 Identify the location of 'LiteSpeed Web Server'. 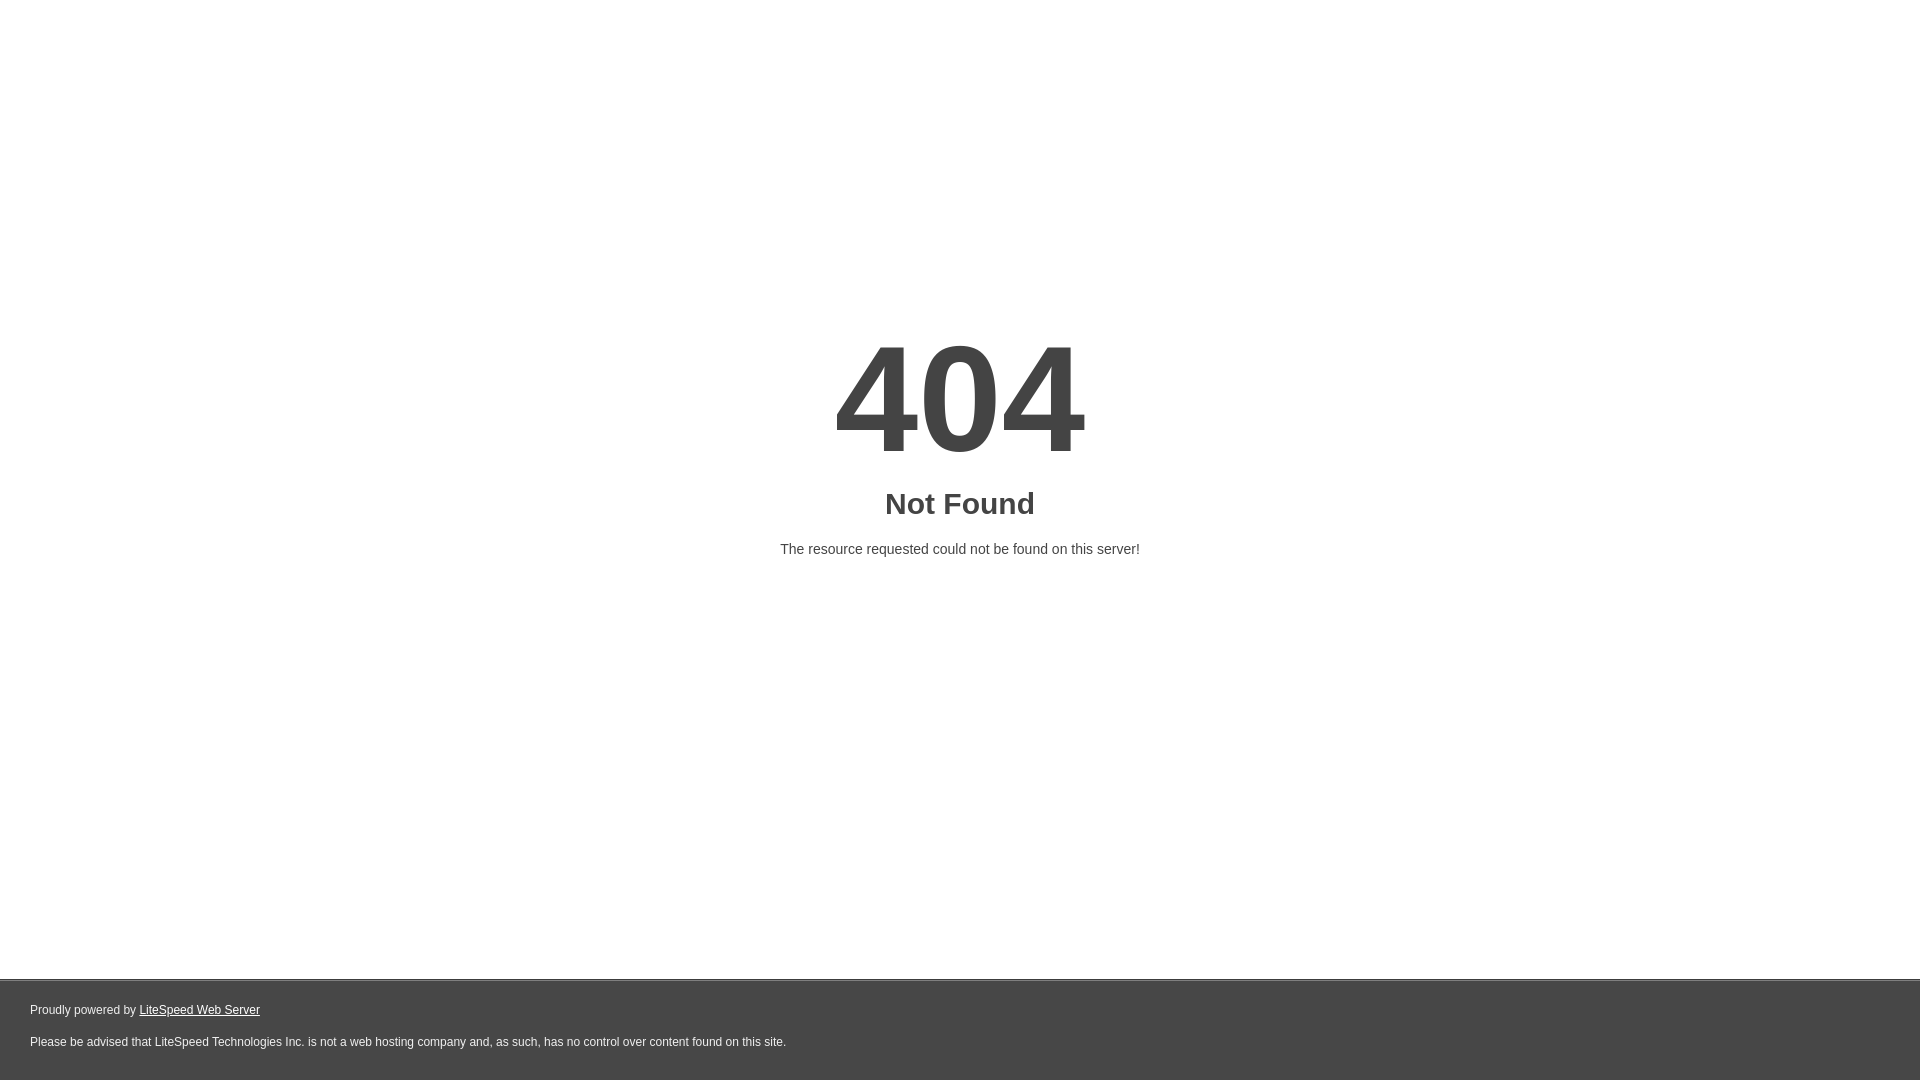
(199, 1010).